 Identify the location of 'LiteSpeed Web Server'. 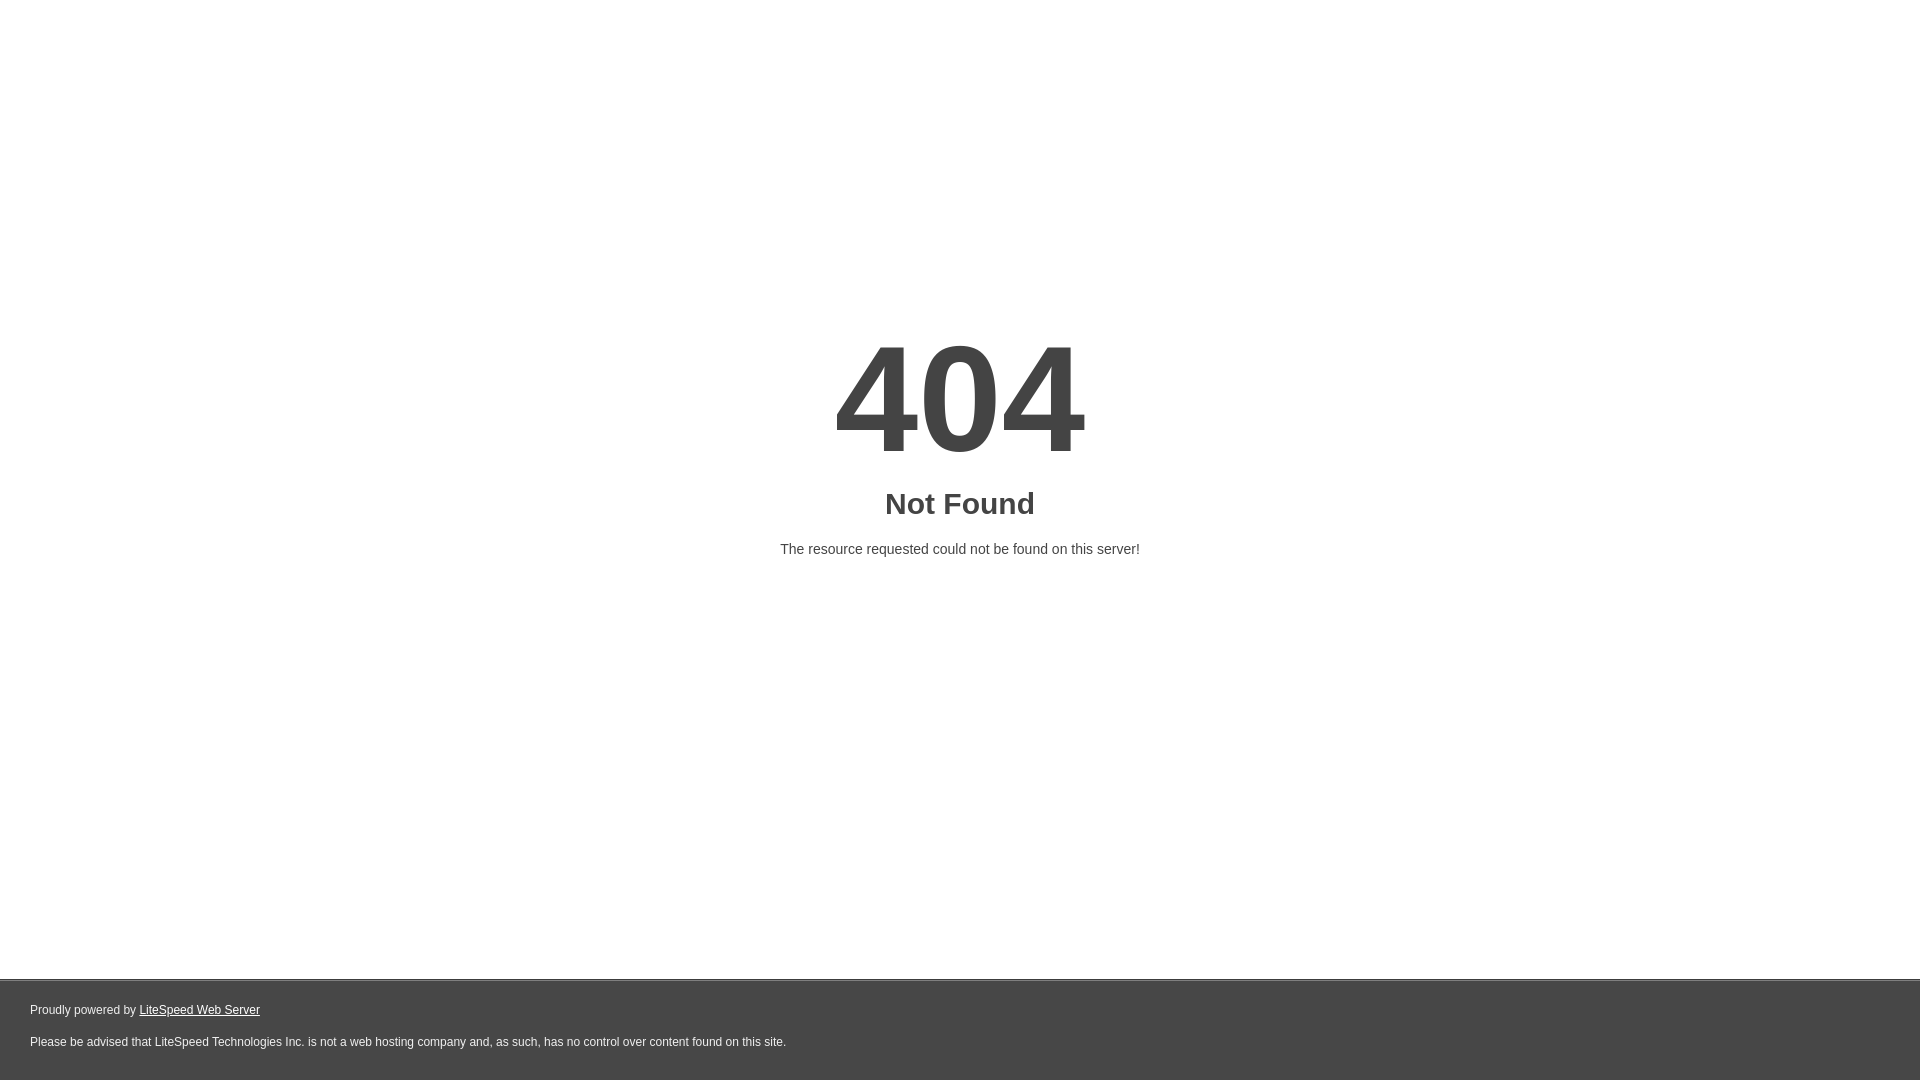
(199, 1010).